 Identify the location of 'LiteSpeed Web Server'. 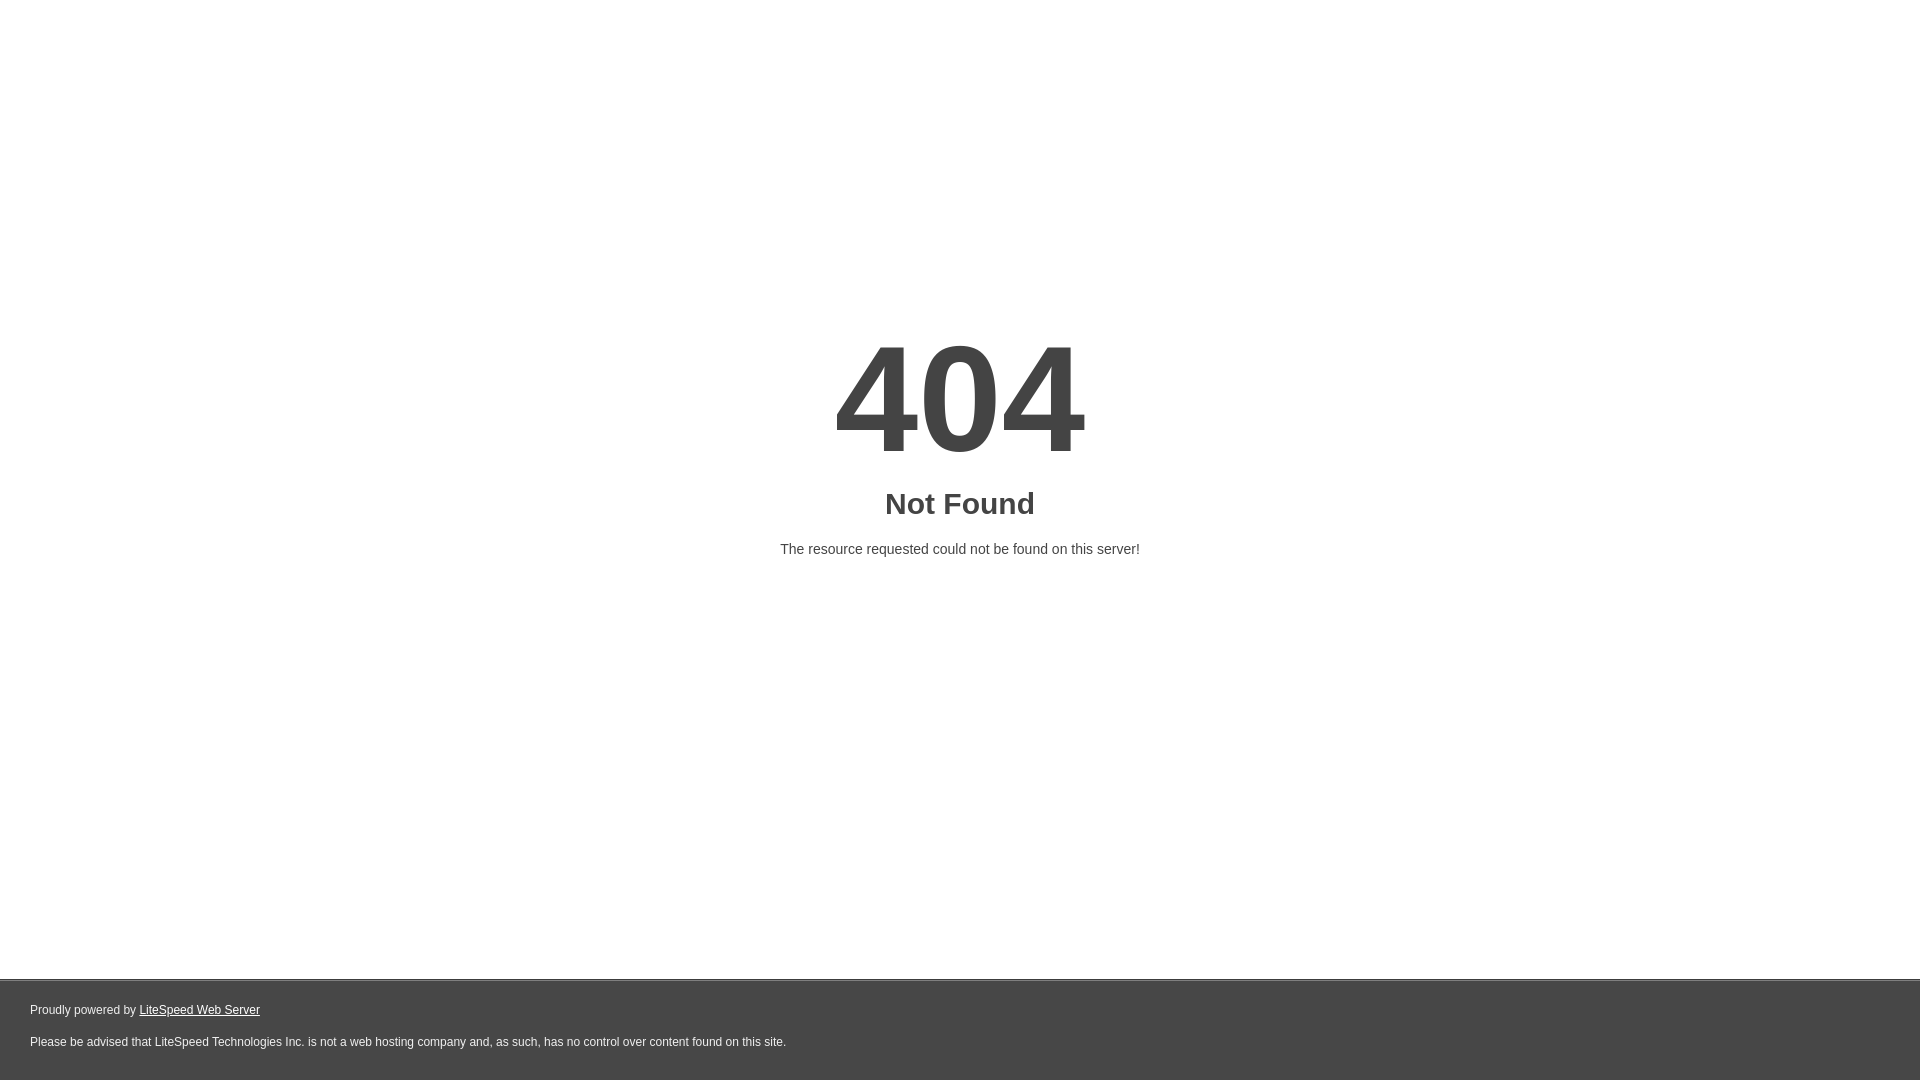
(199, 1010).